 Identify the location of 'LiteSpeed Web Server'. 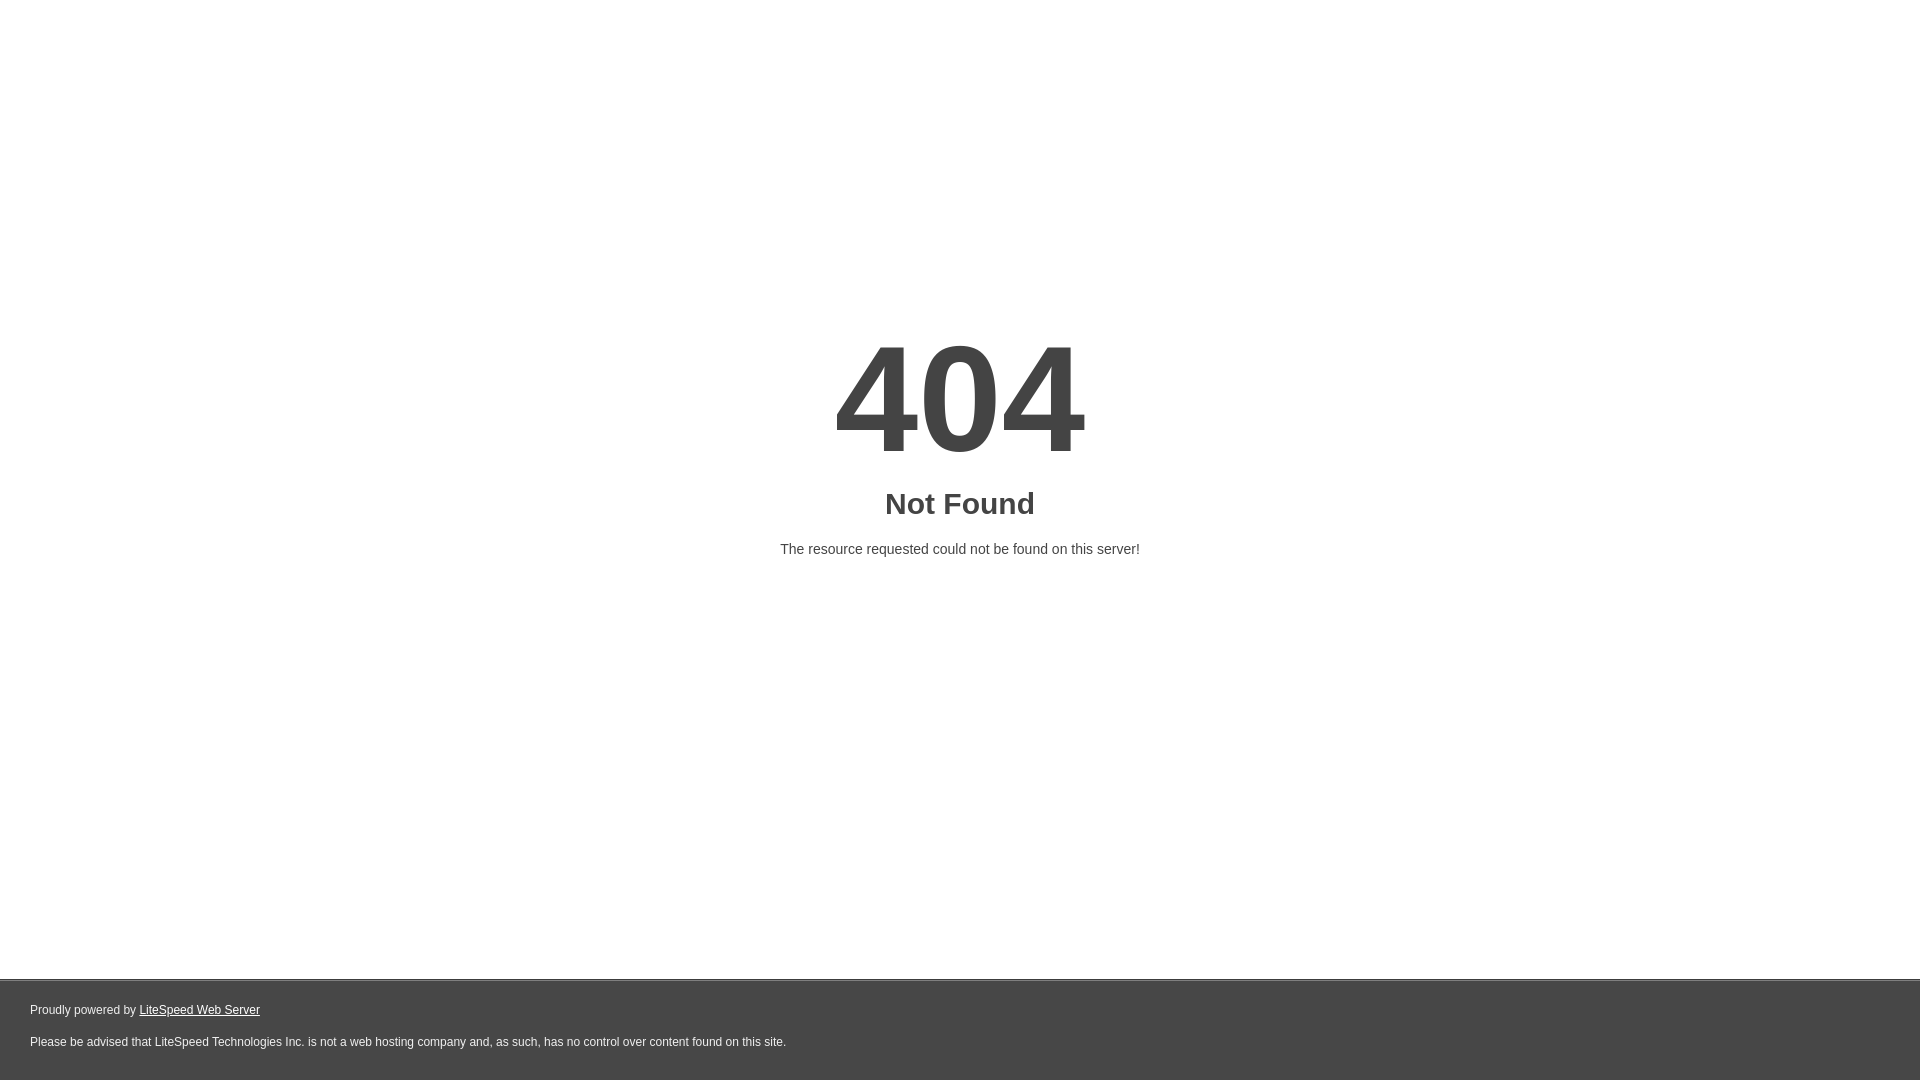
(199, 1010).